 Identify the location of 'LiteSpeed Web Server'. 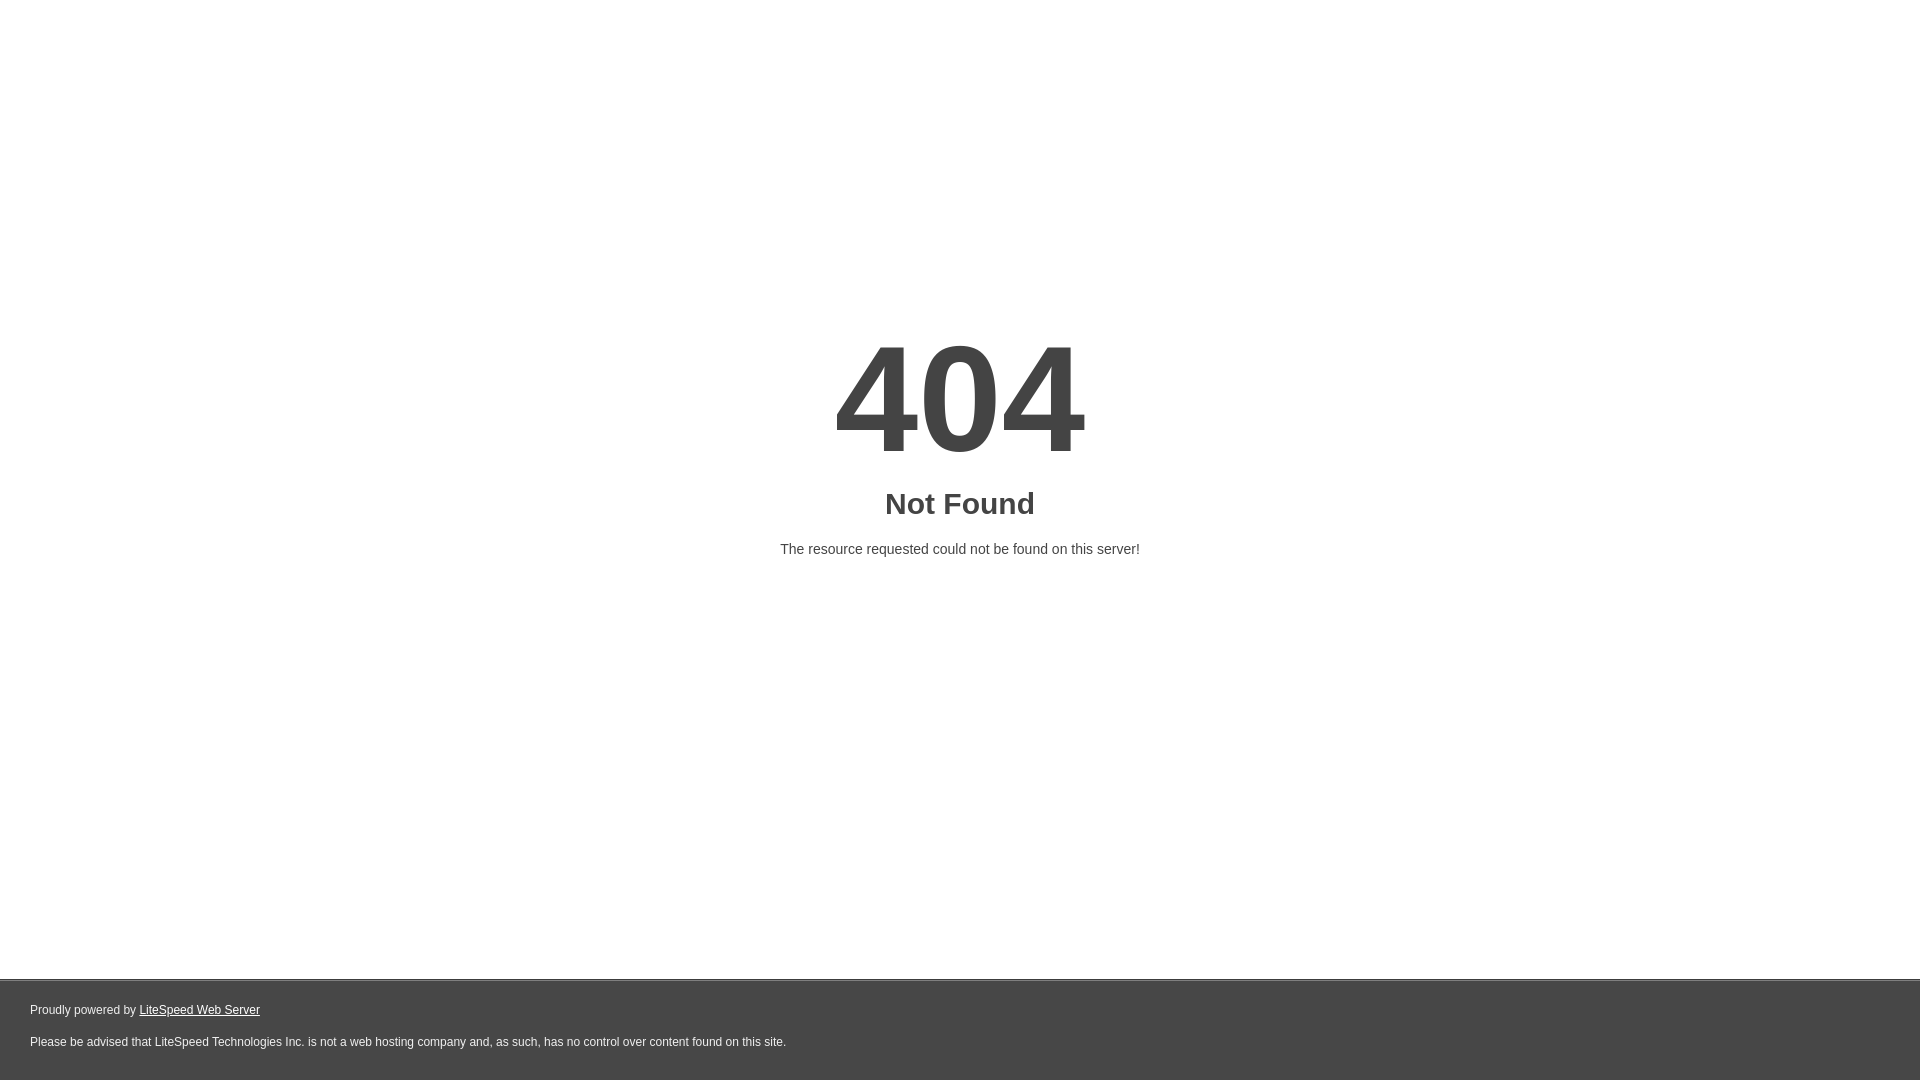
(199, 1010).